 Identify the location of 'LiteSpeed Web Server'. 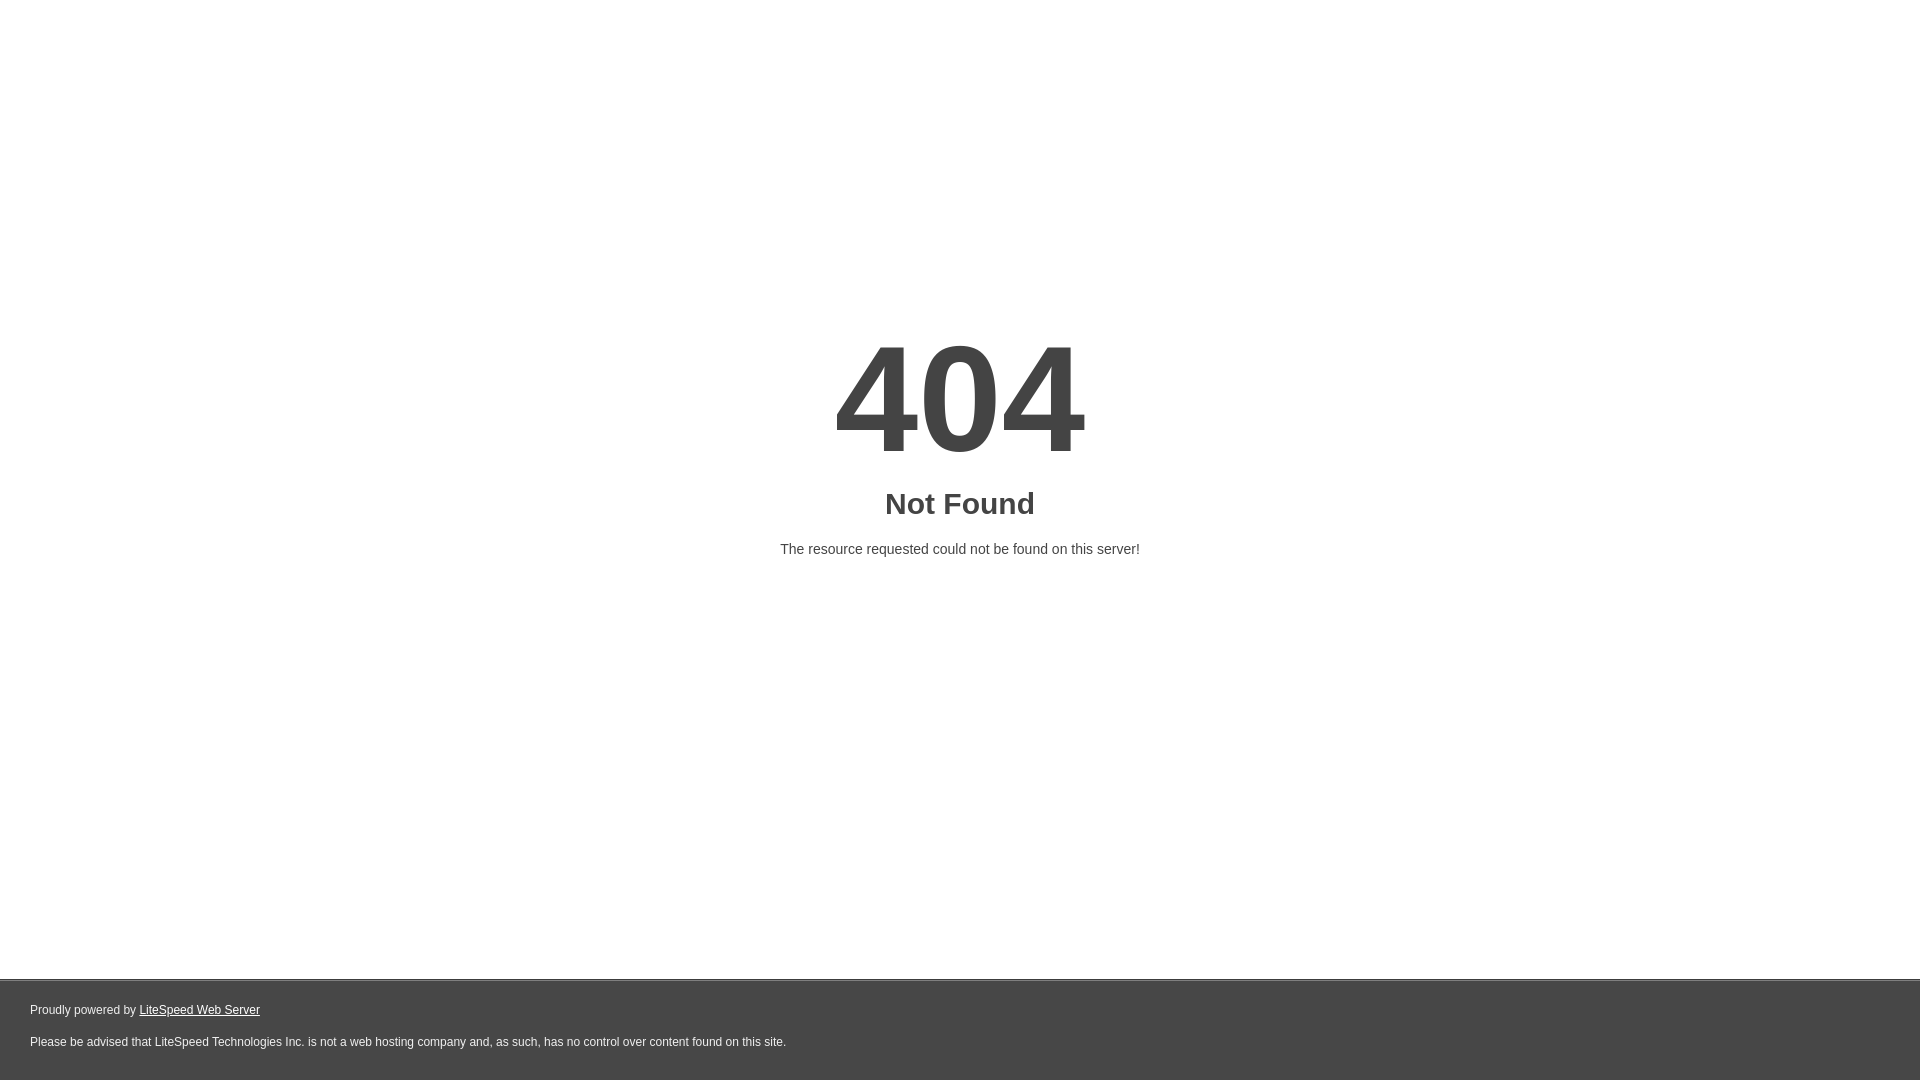
(199, 1010).